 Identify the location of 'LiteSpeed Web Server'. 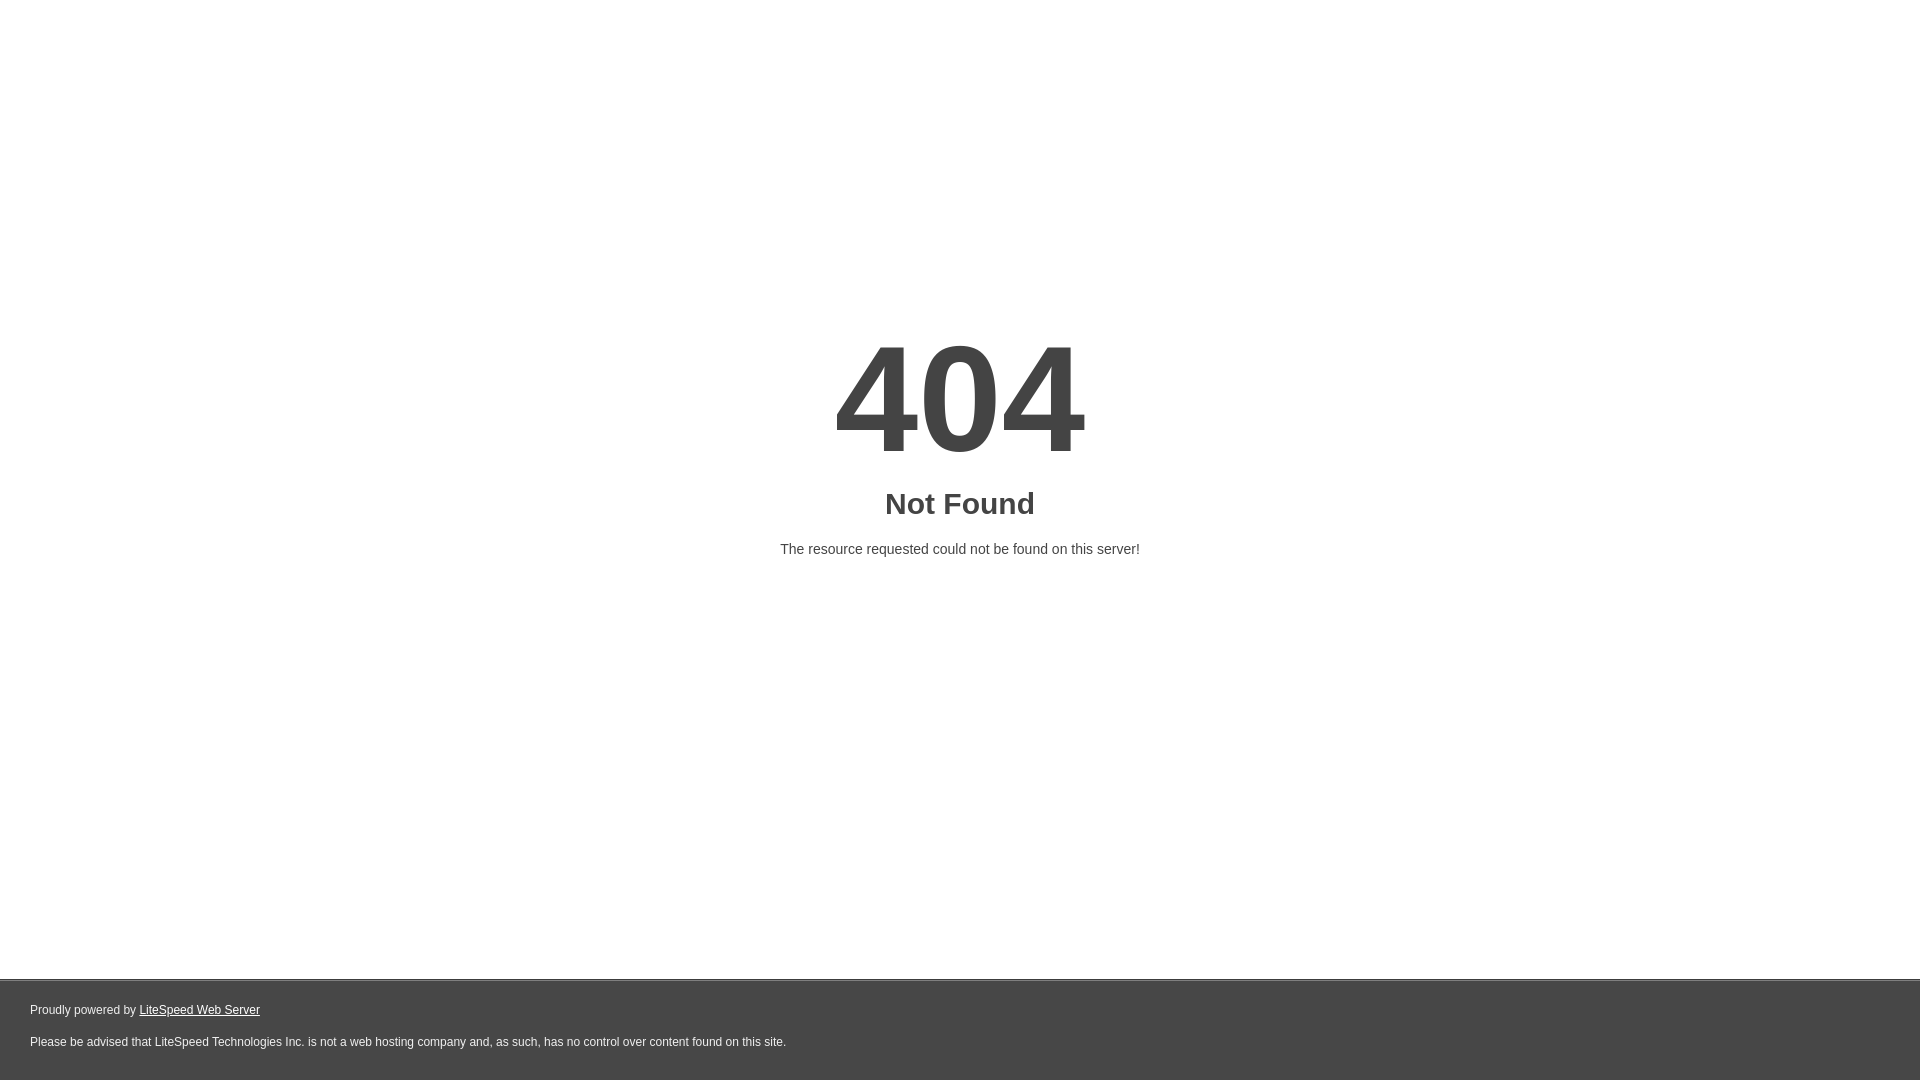
(199, 1010).